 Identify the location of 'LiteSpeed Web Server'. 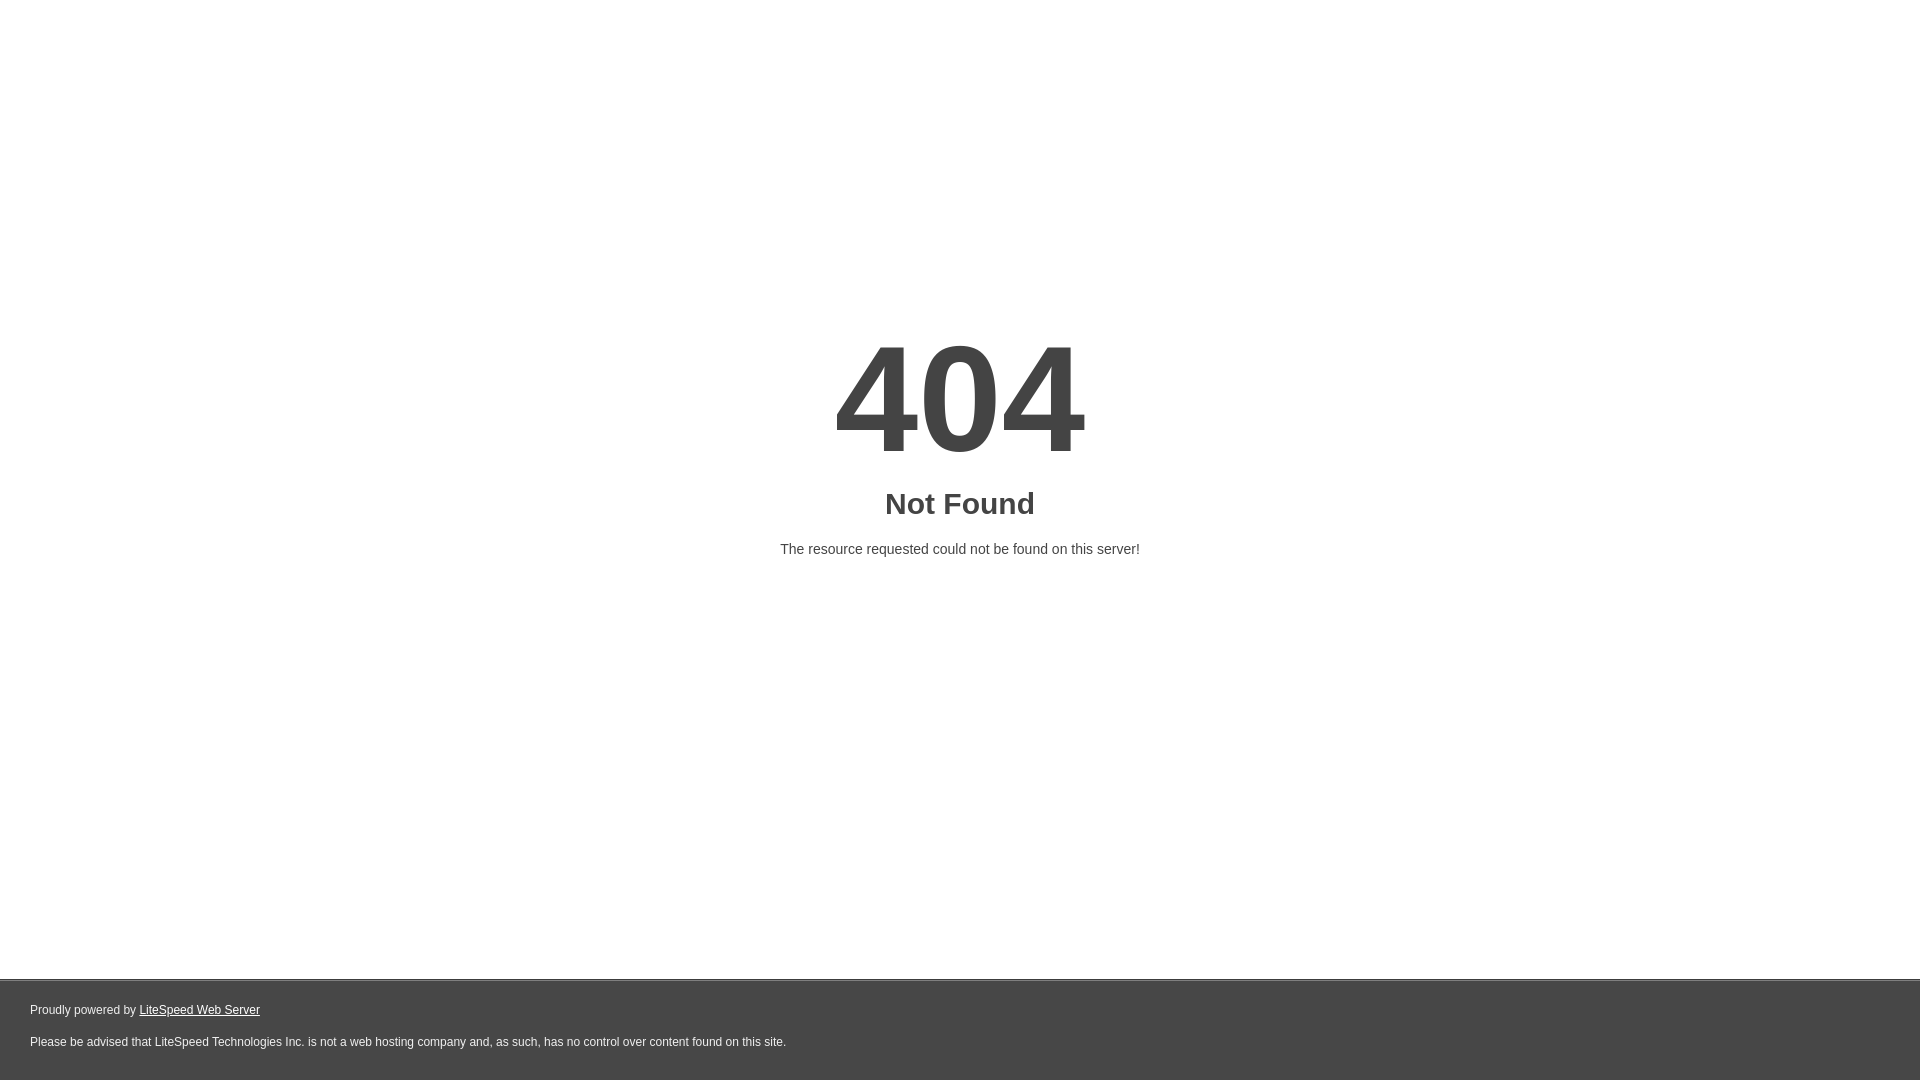
(199, 1010).